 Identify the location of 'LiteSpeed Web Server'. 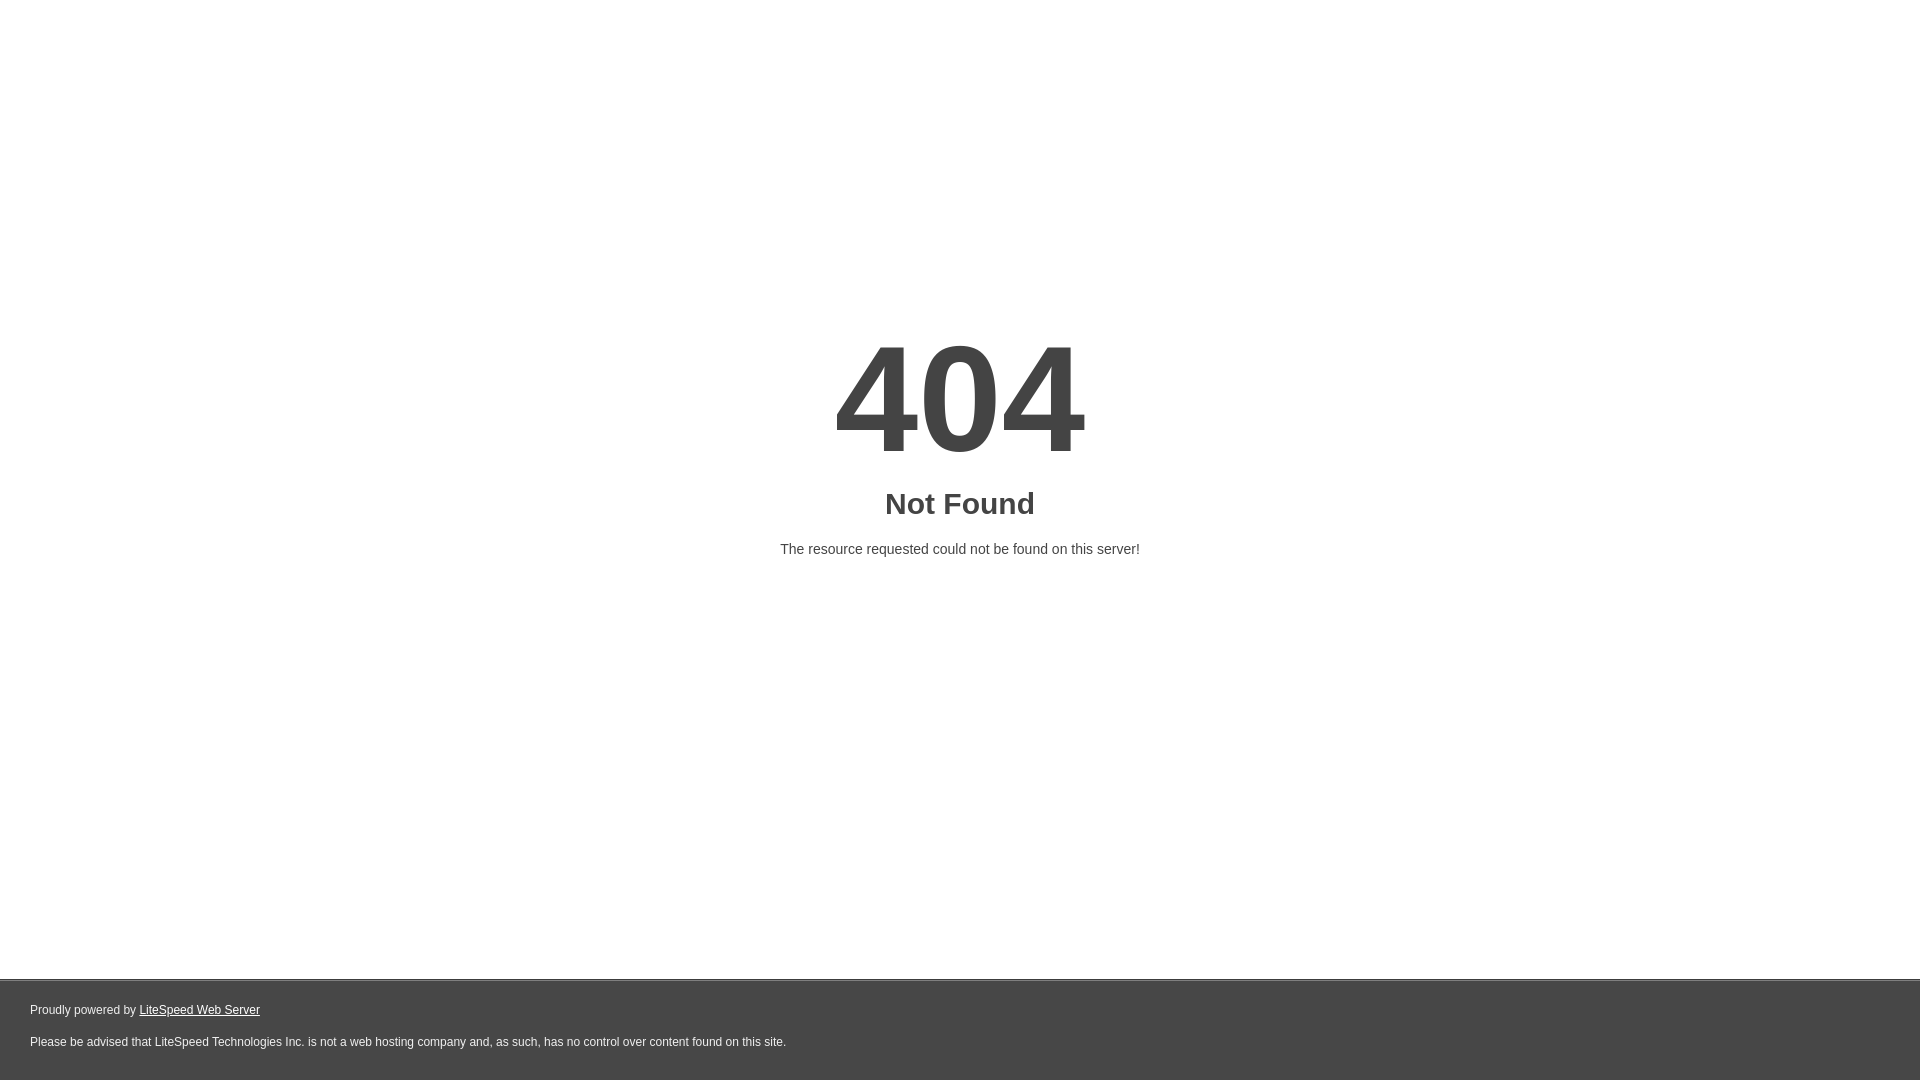
(199, 1010).